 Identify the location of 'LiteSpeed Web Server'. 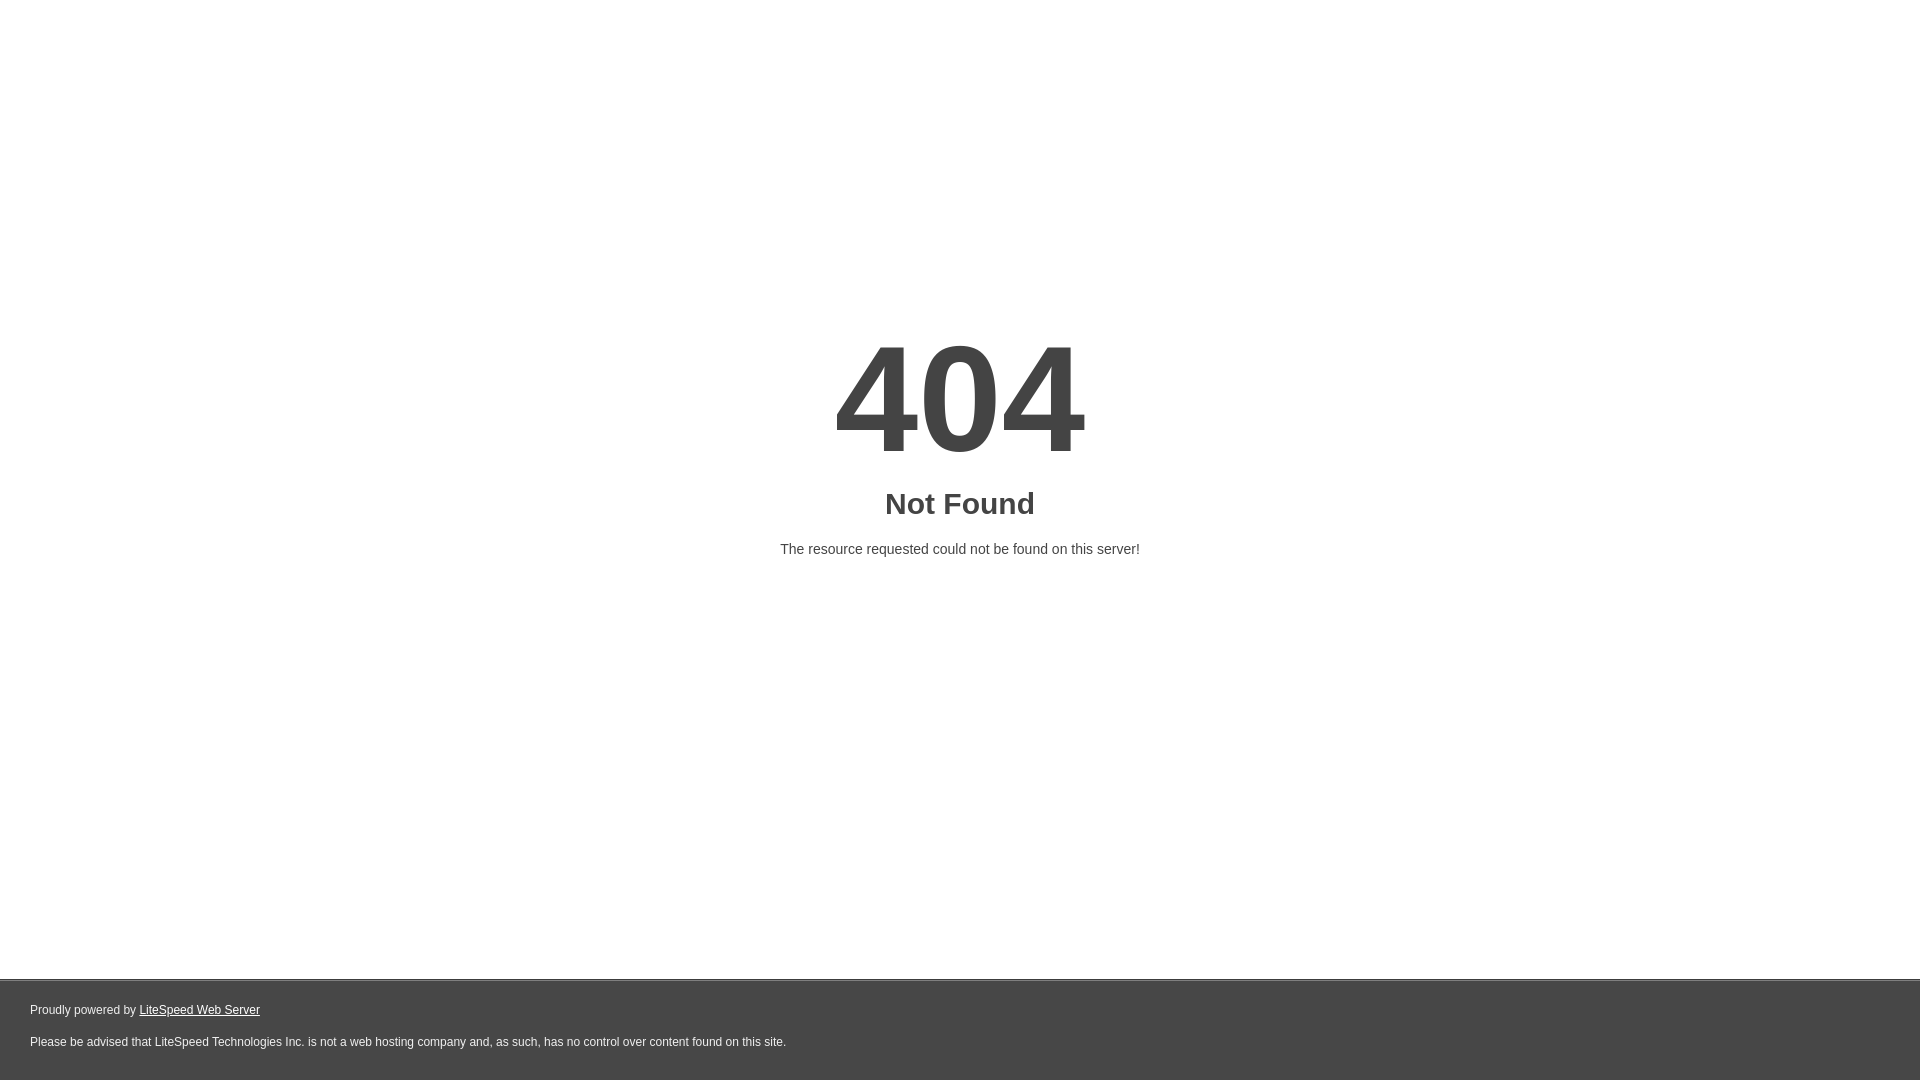
(199, 1010).